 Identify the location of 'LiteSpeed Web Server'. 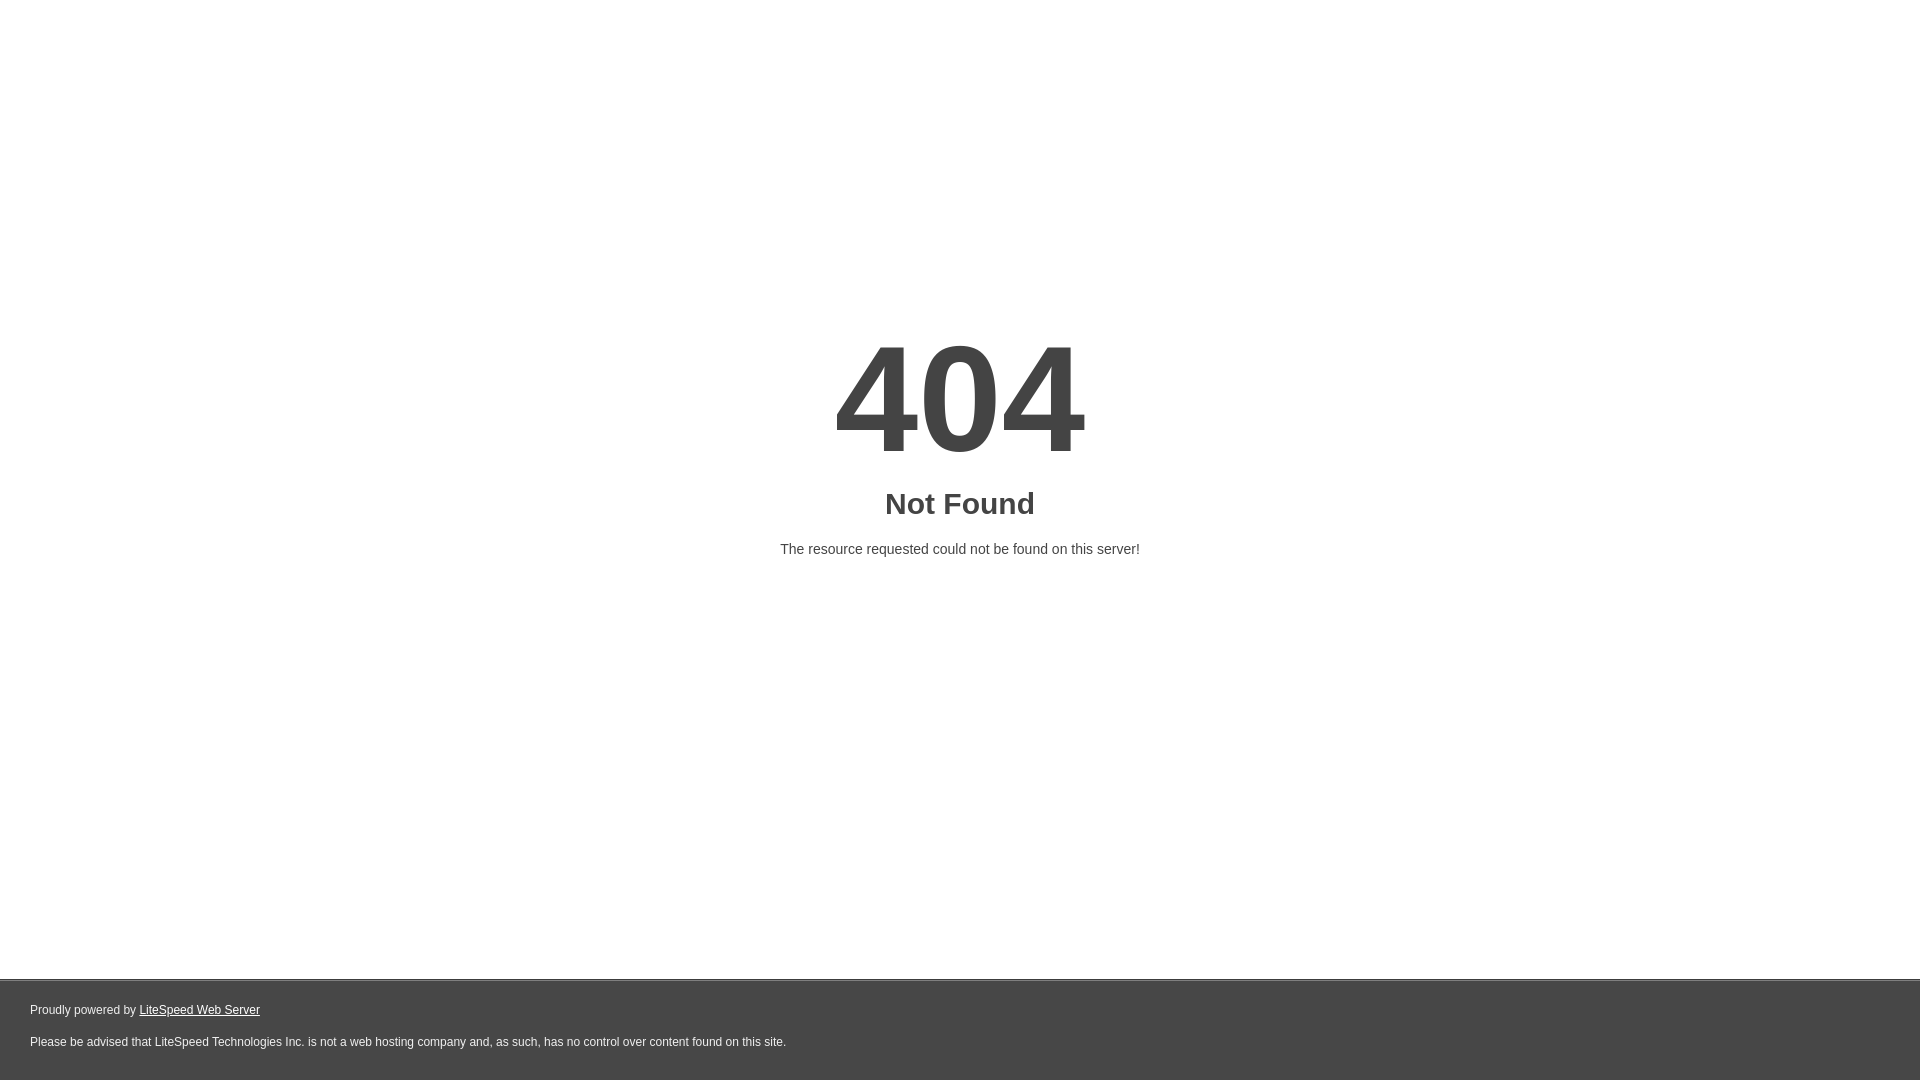
(199, 1010).